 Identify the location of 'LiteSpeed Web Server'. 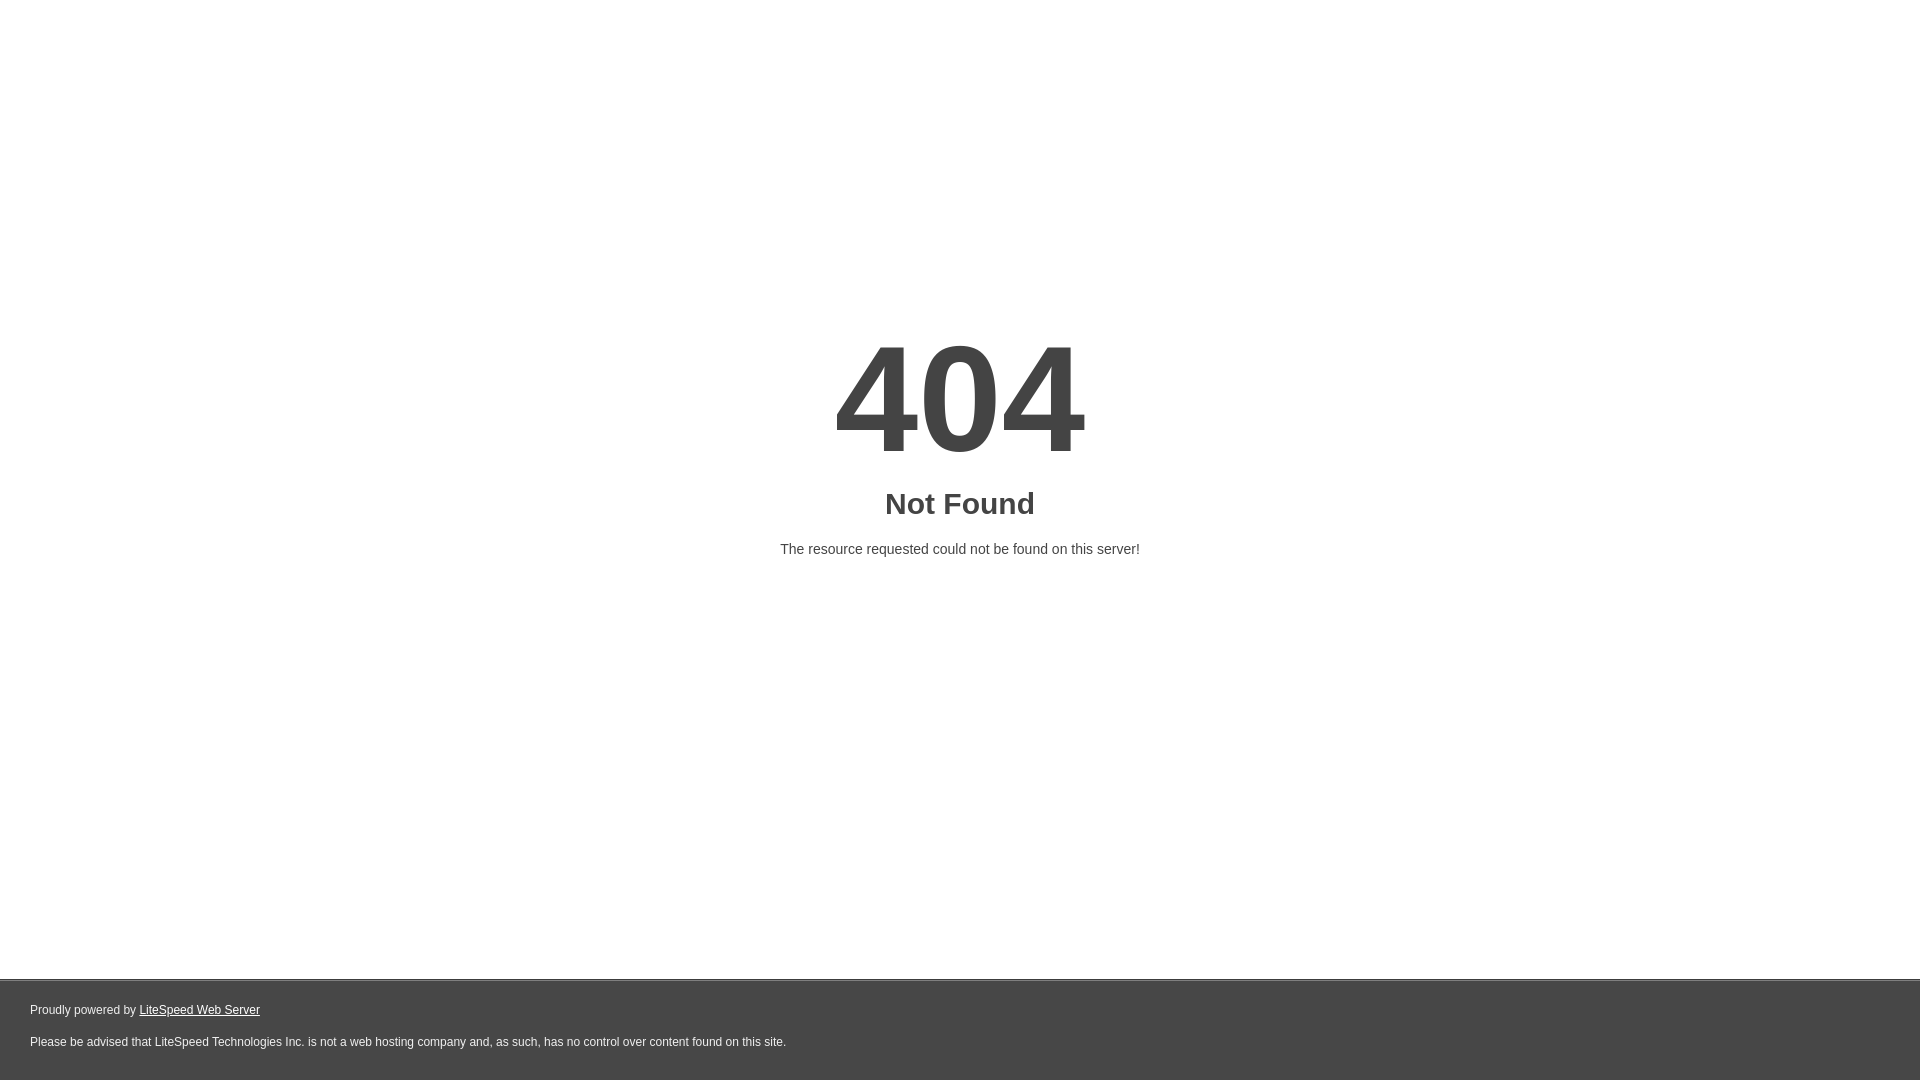
(199, 1010).